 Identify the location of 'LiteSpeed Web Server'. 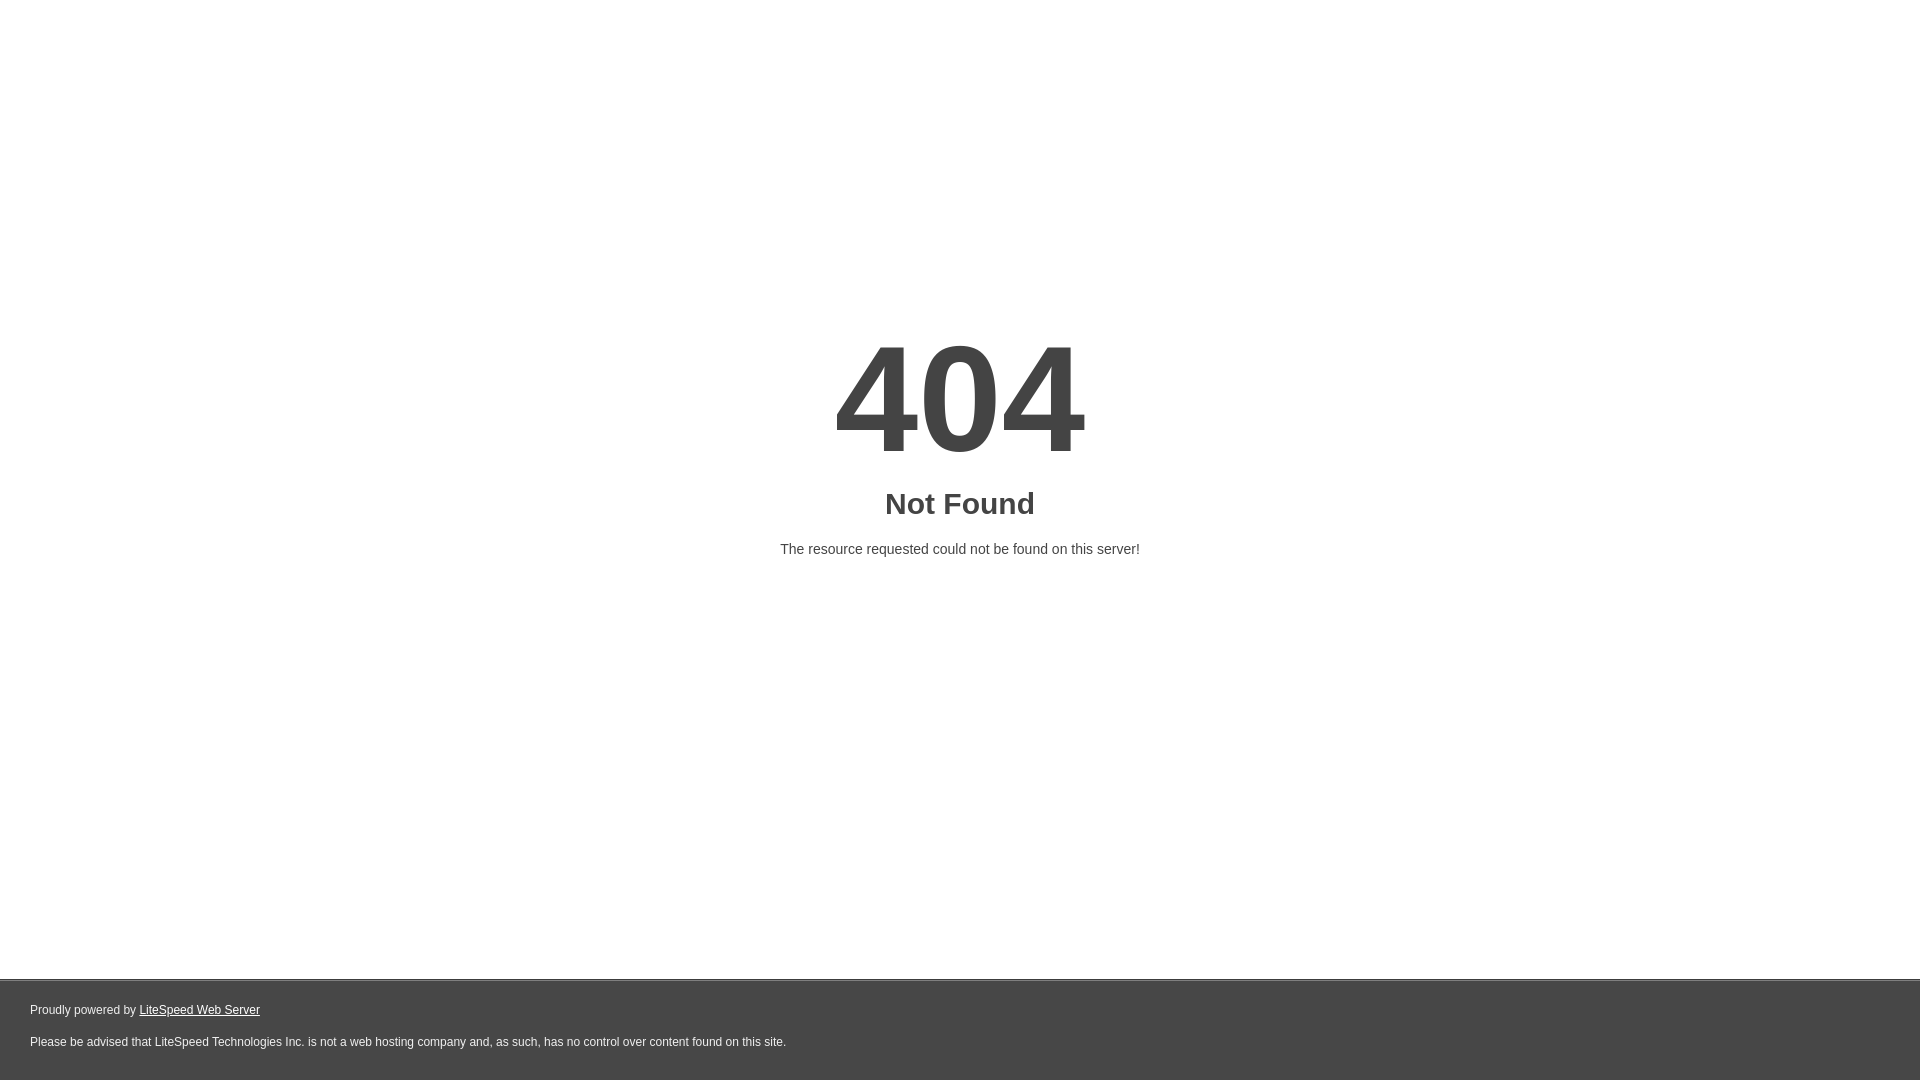
(199, 1010).